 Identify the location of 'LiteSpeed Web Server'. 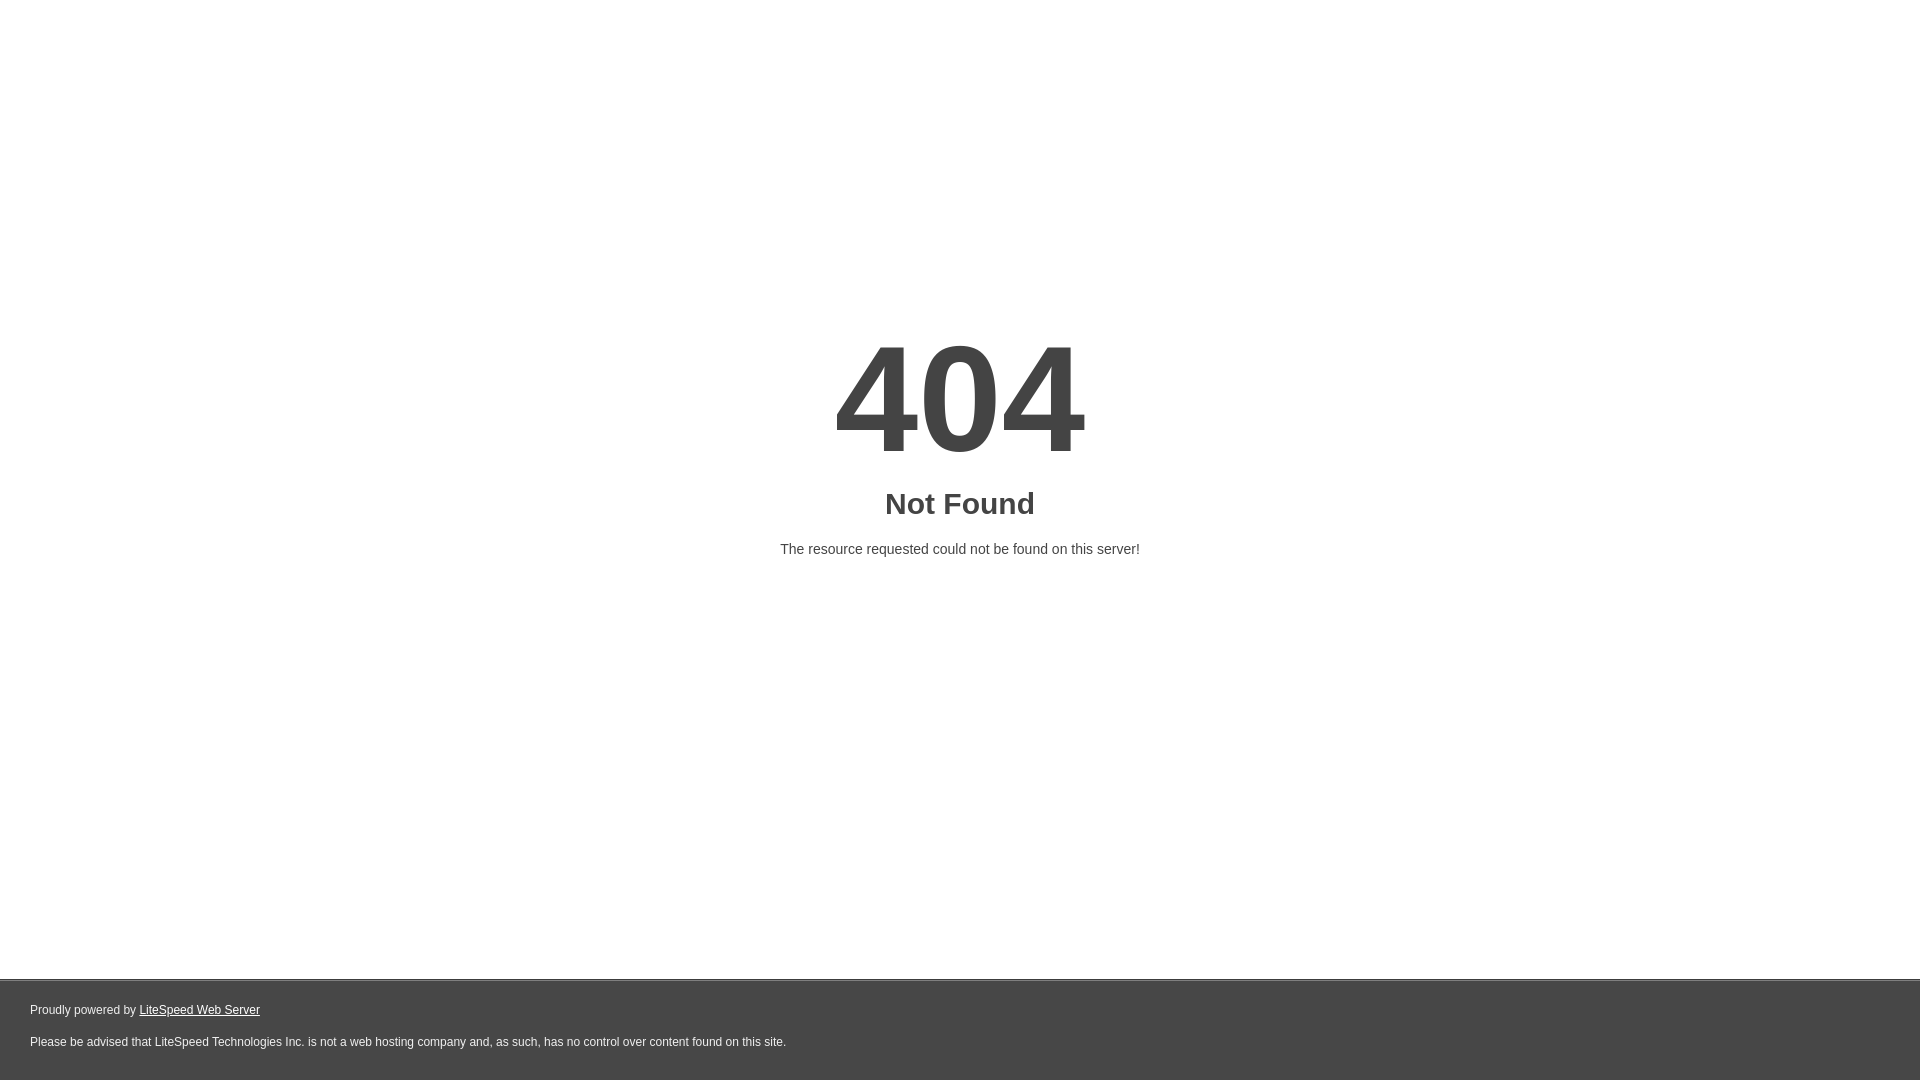
(199, 1010).